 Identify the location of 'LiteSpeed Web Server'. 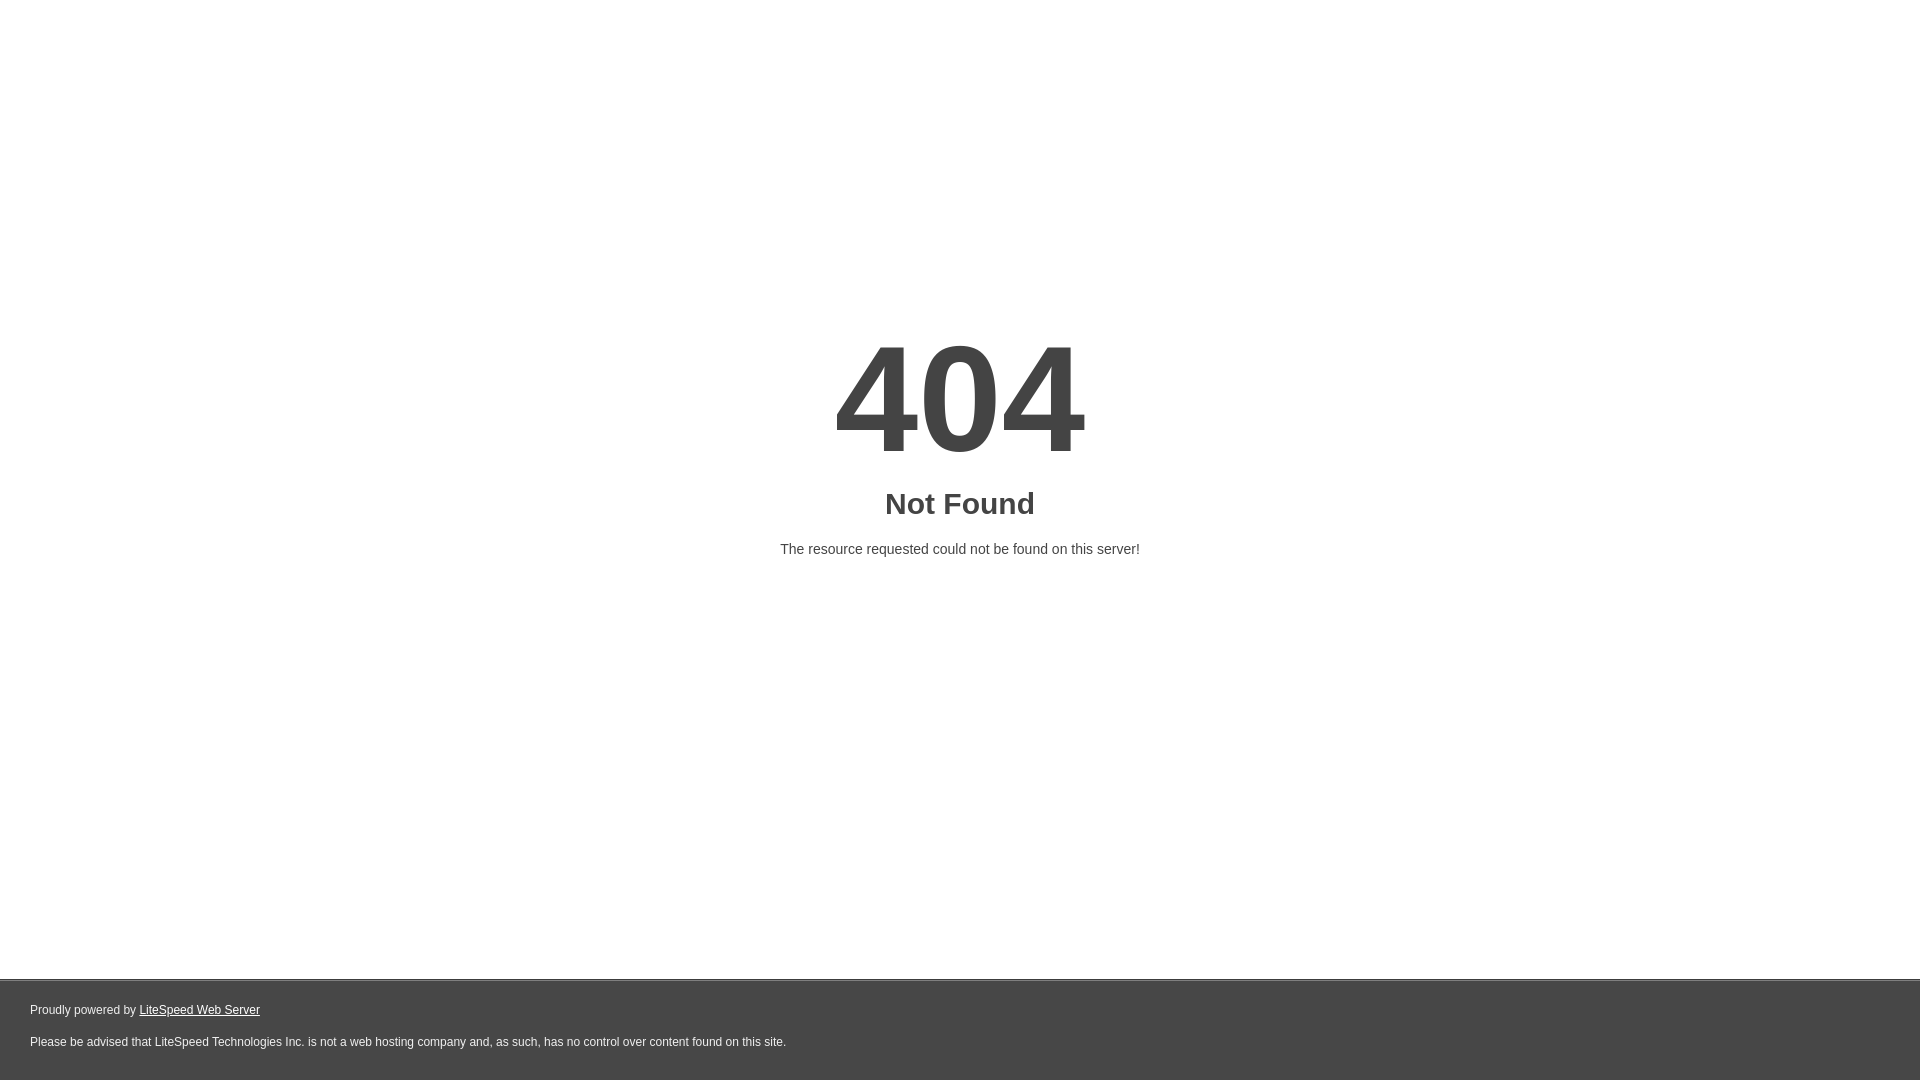
(199, 1010).